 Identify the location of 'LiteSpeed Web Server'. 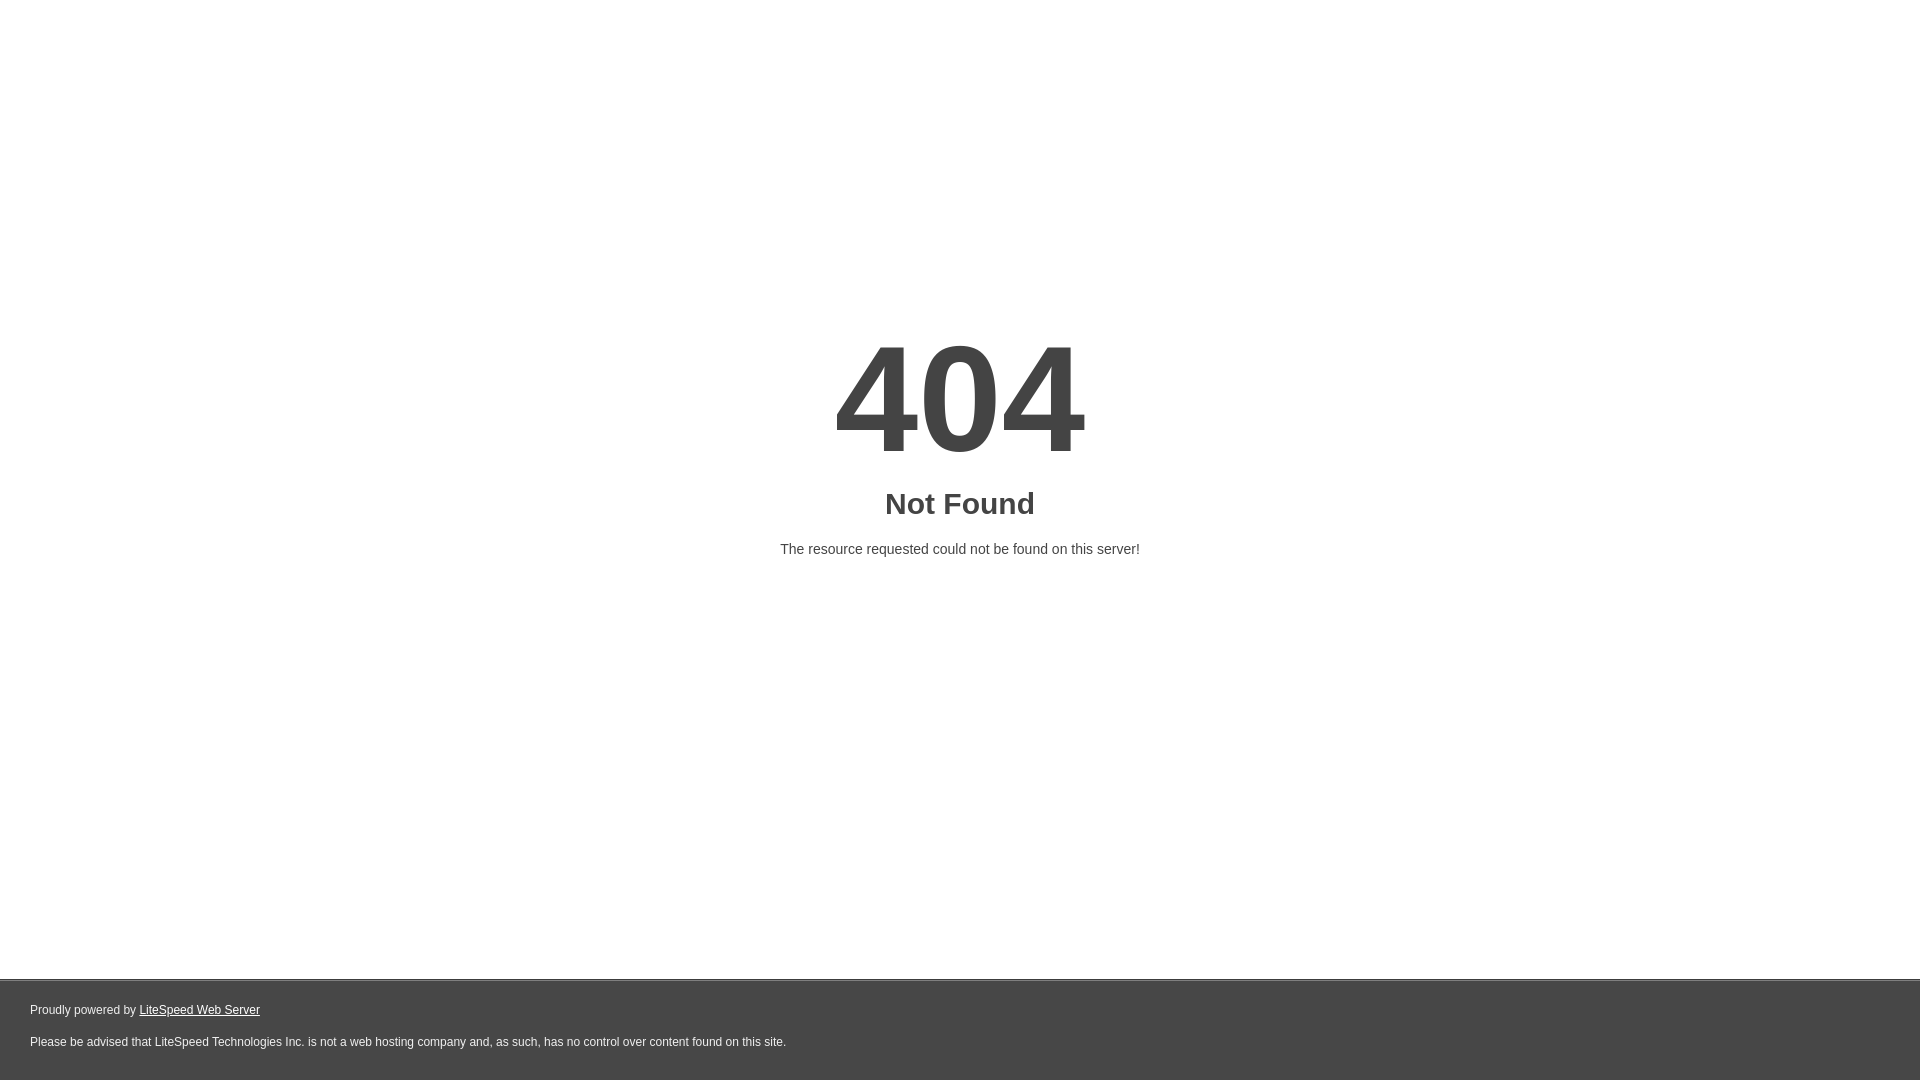
(199, 1010).